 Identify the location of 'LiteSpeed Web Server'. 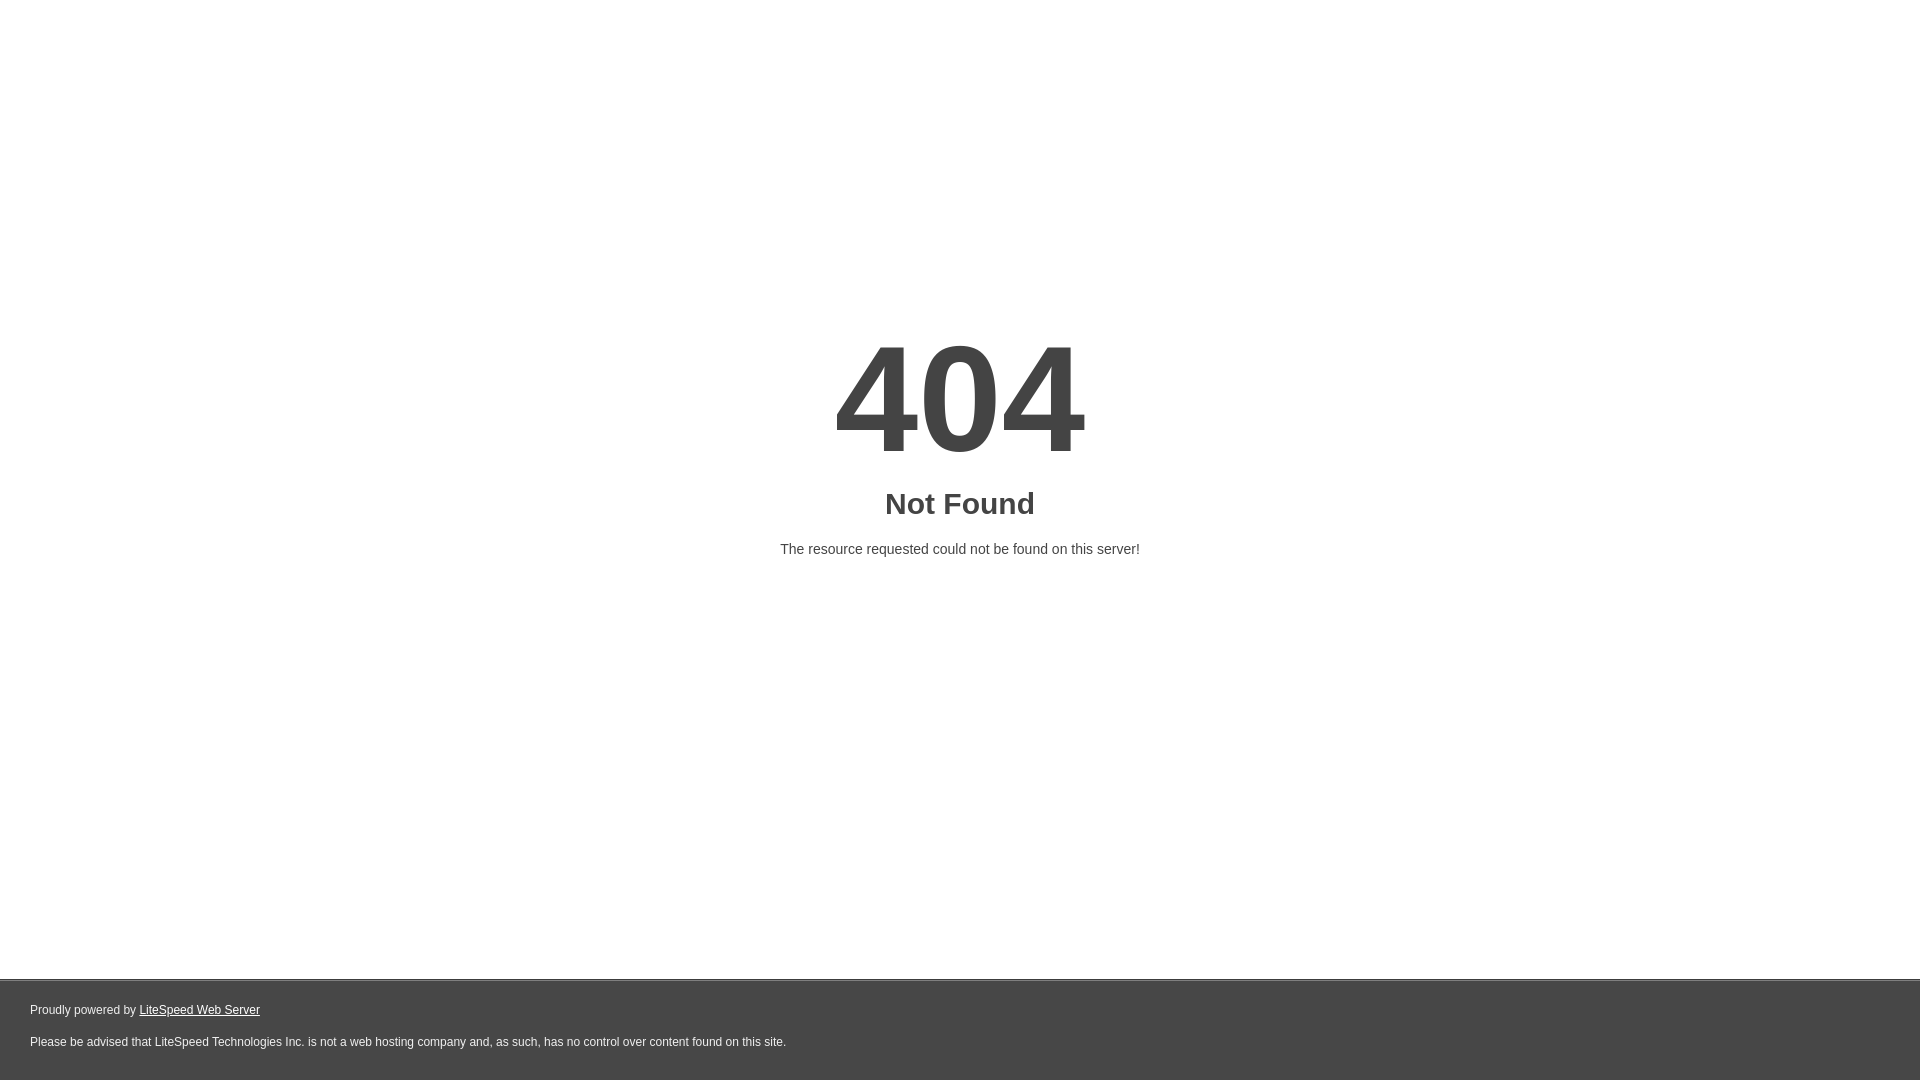
(199, 1010).